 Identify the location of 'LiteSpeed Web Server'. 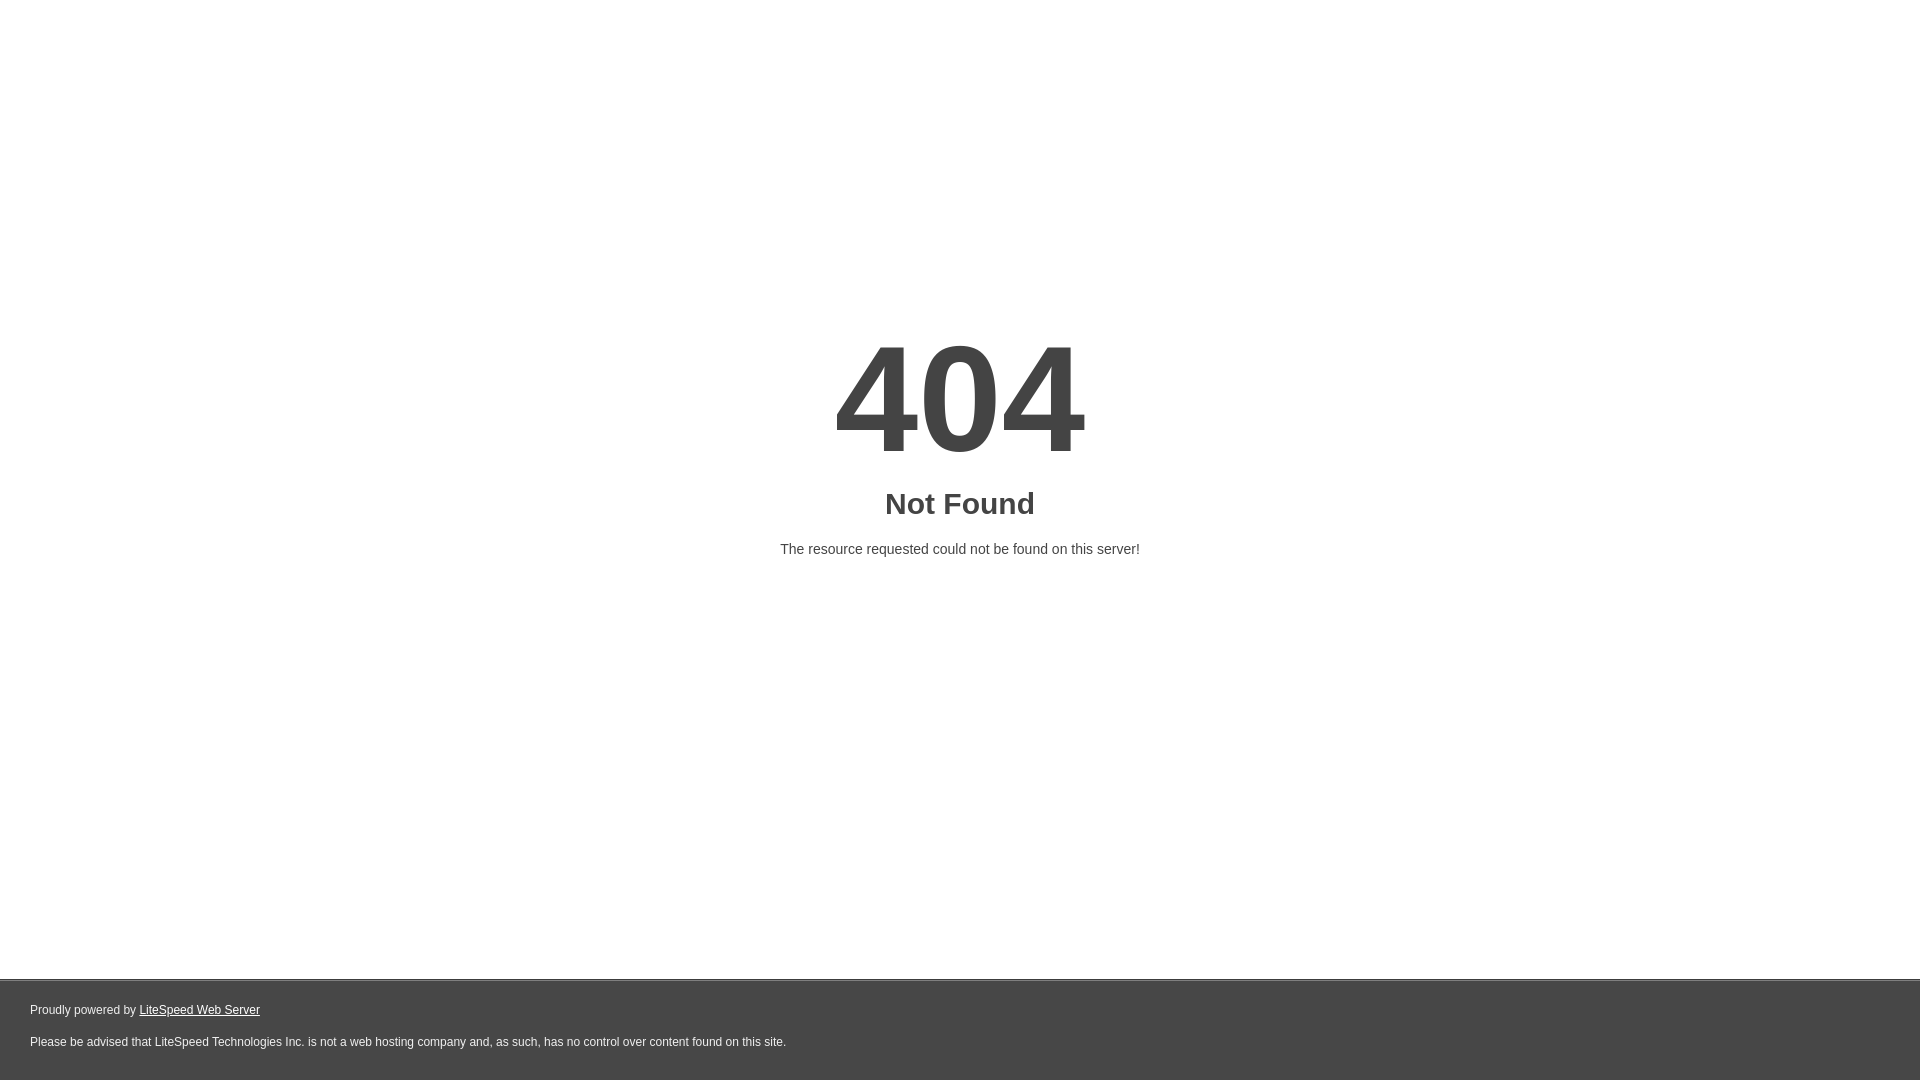
(199, 1010).